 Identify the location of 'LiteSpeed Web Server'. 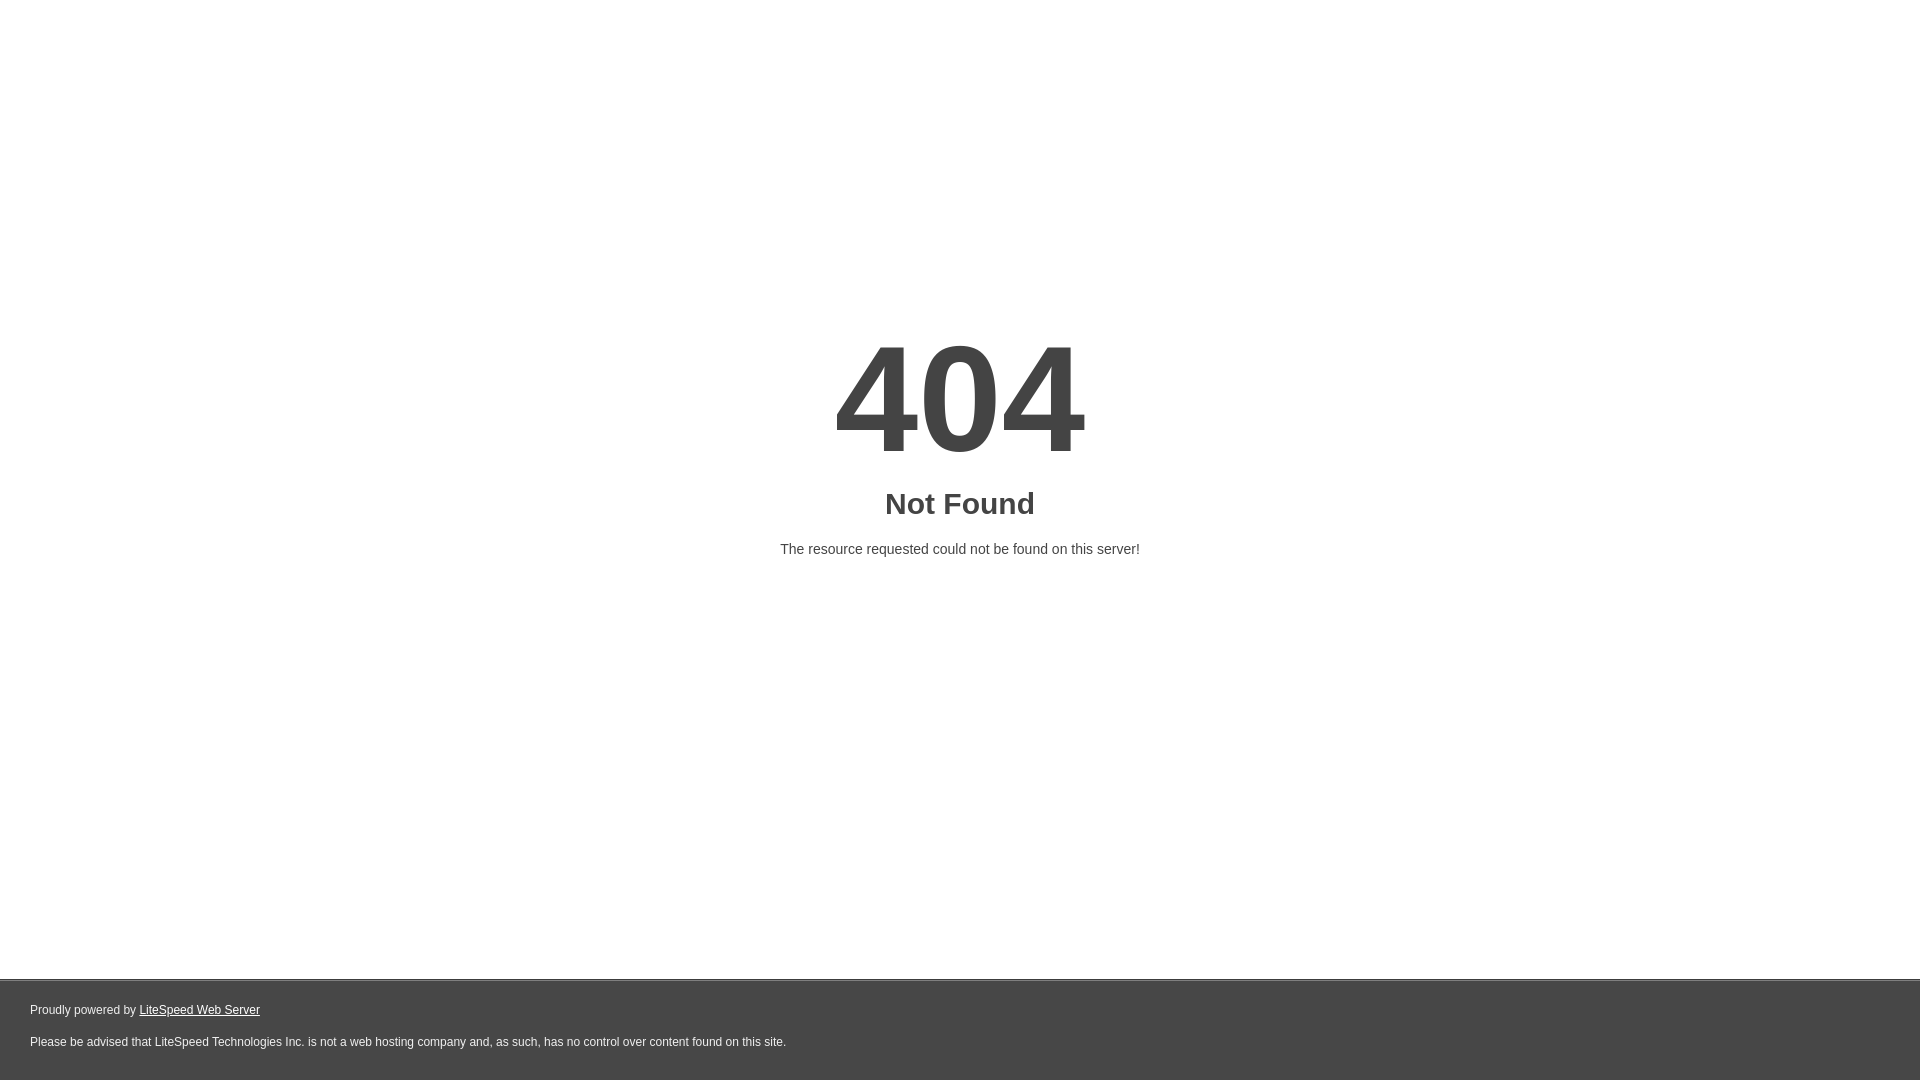
(199, 1010).